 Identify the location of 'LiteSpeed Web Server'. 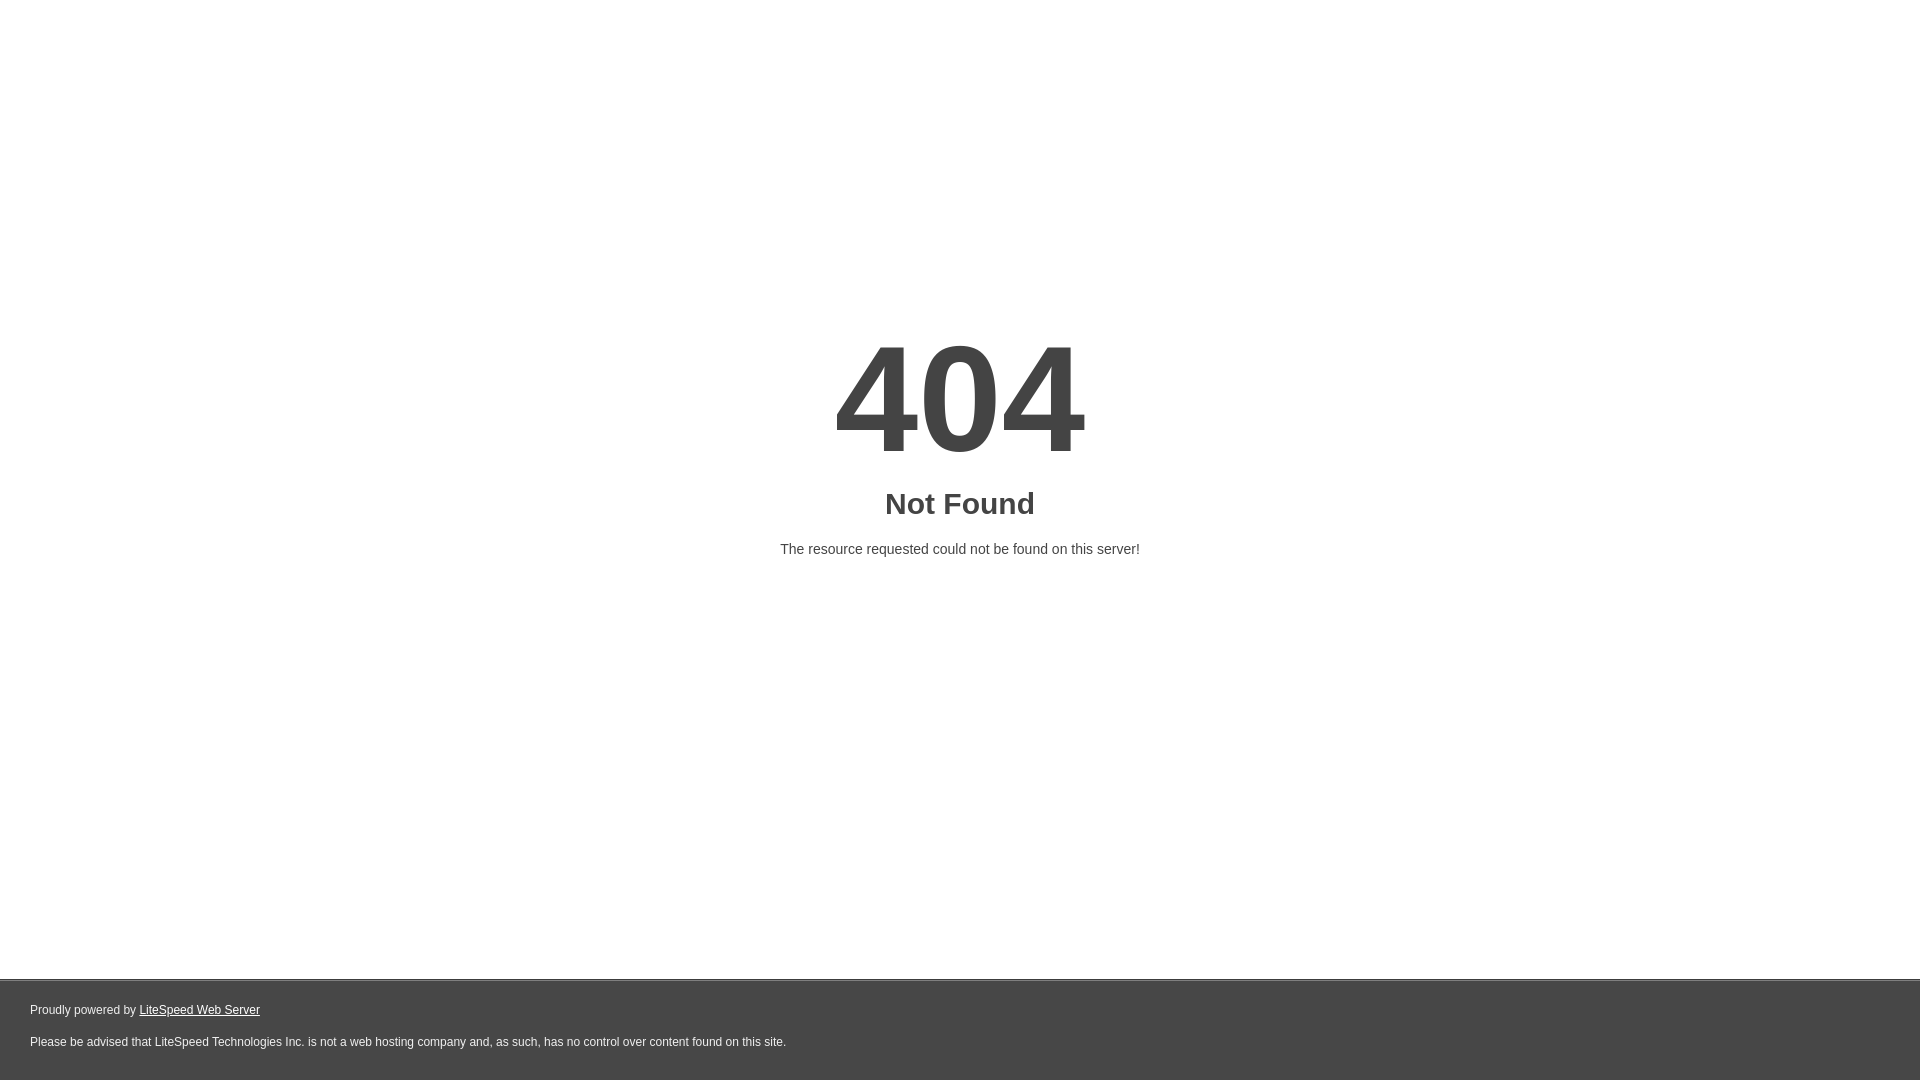
(199, 1010).